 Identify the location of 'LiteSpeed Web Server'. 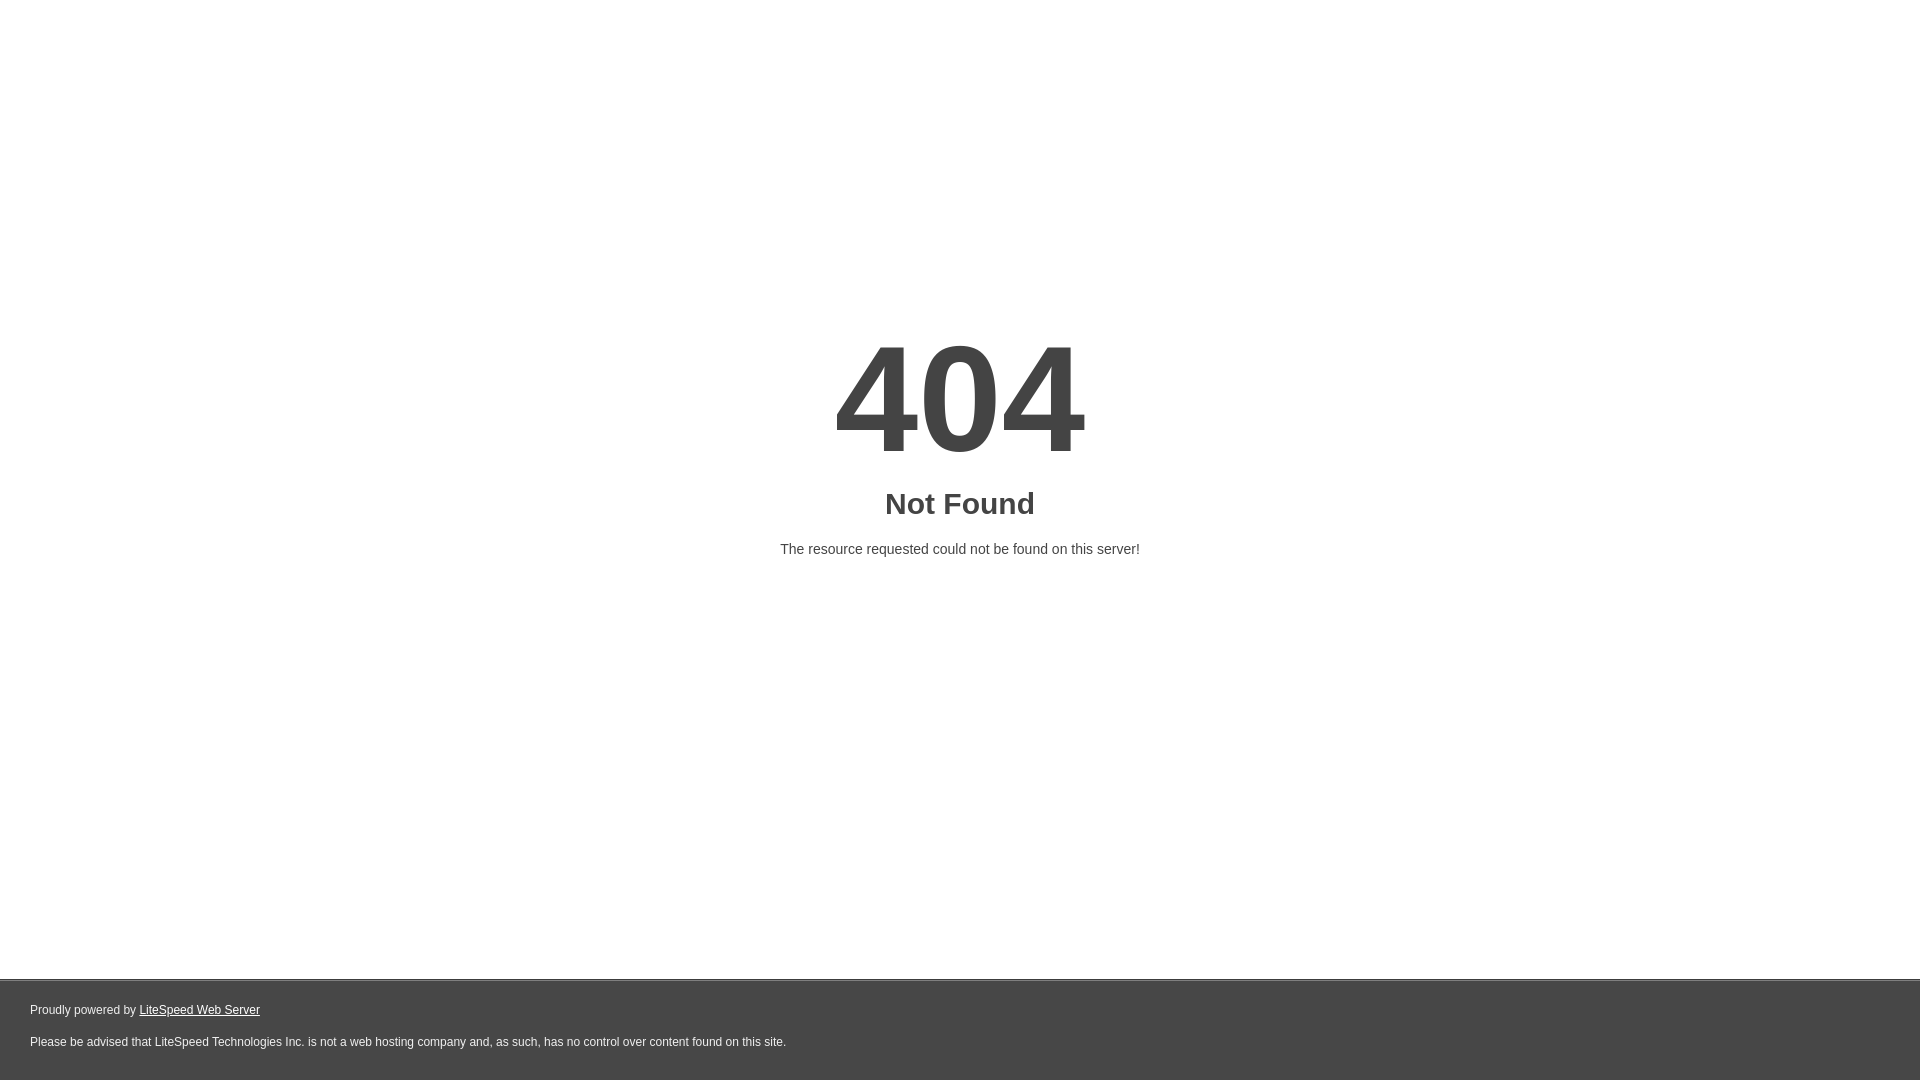
(199, 1010).